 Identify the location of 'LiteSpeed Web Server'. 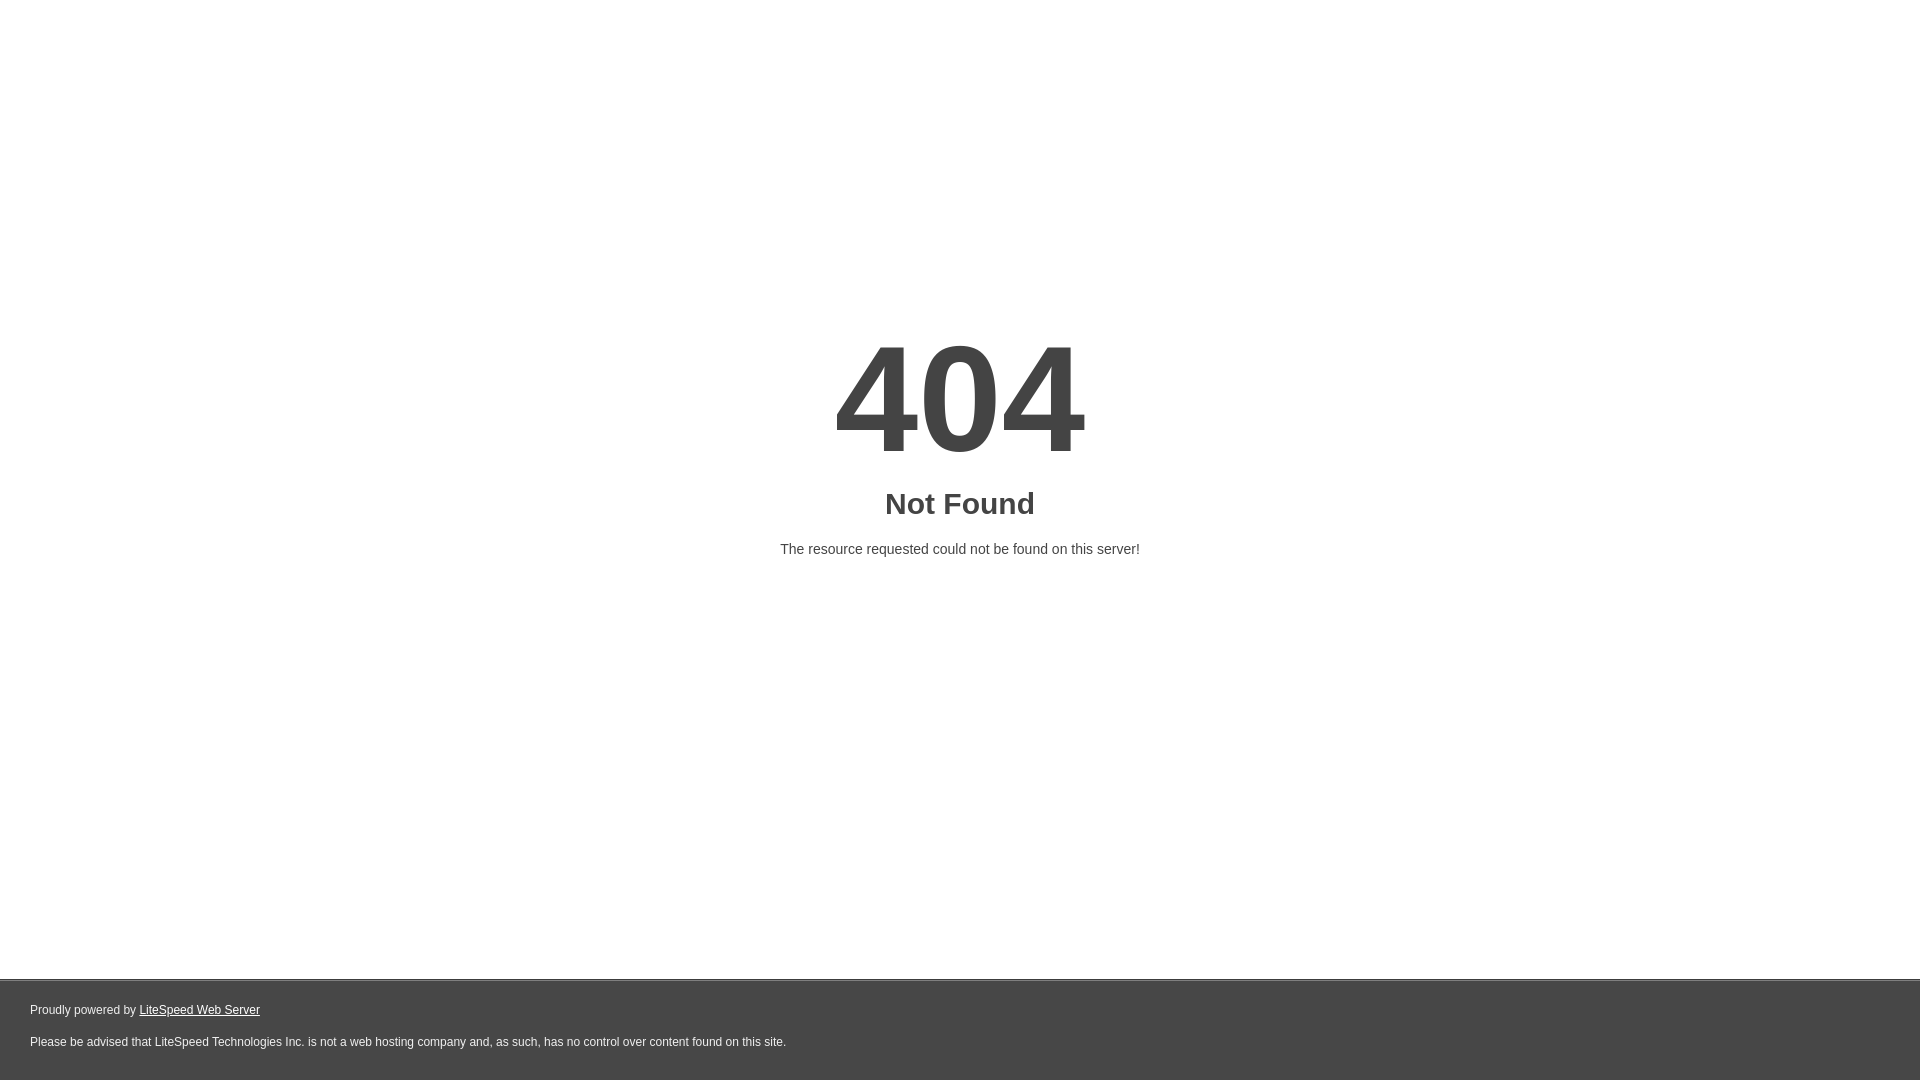
(199, 1010).